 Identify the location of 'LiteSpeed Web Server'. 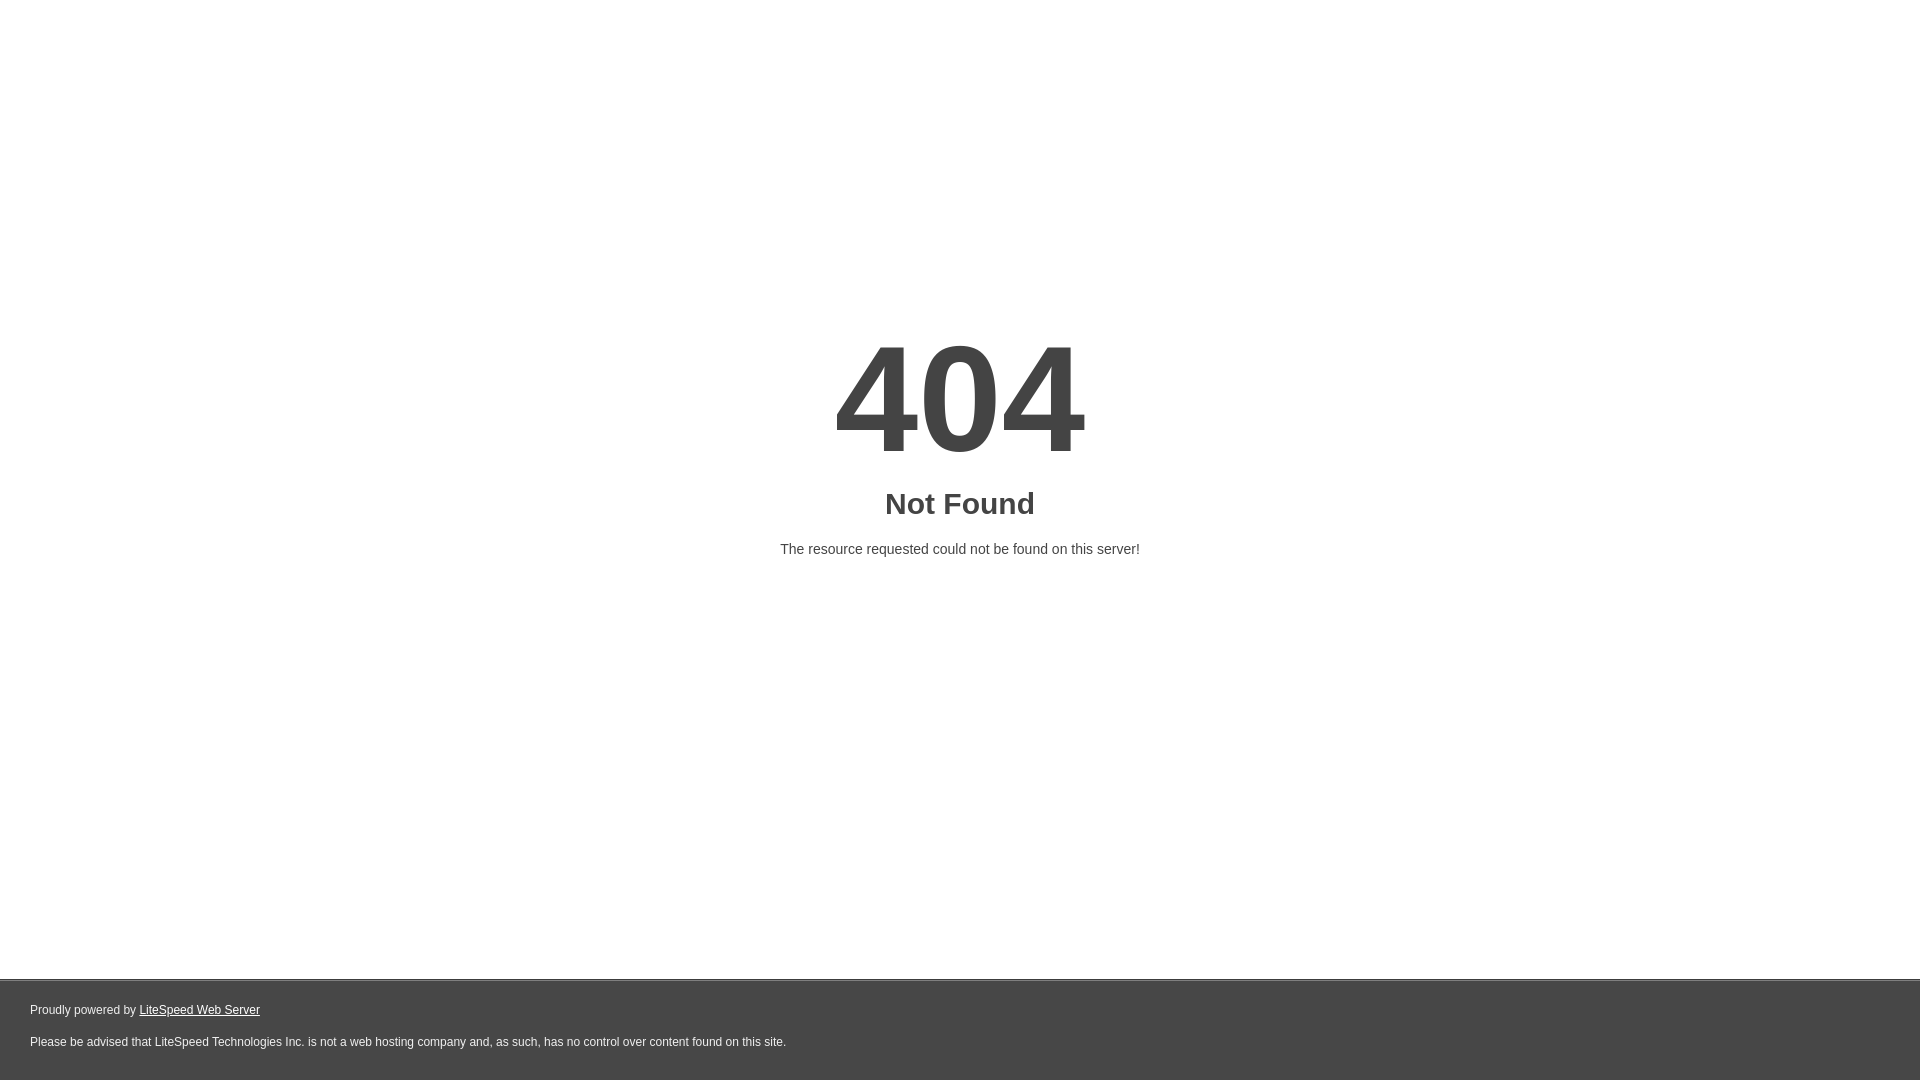
(199, 1010).